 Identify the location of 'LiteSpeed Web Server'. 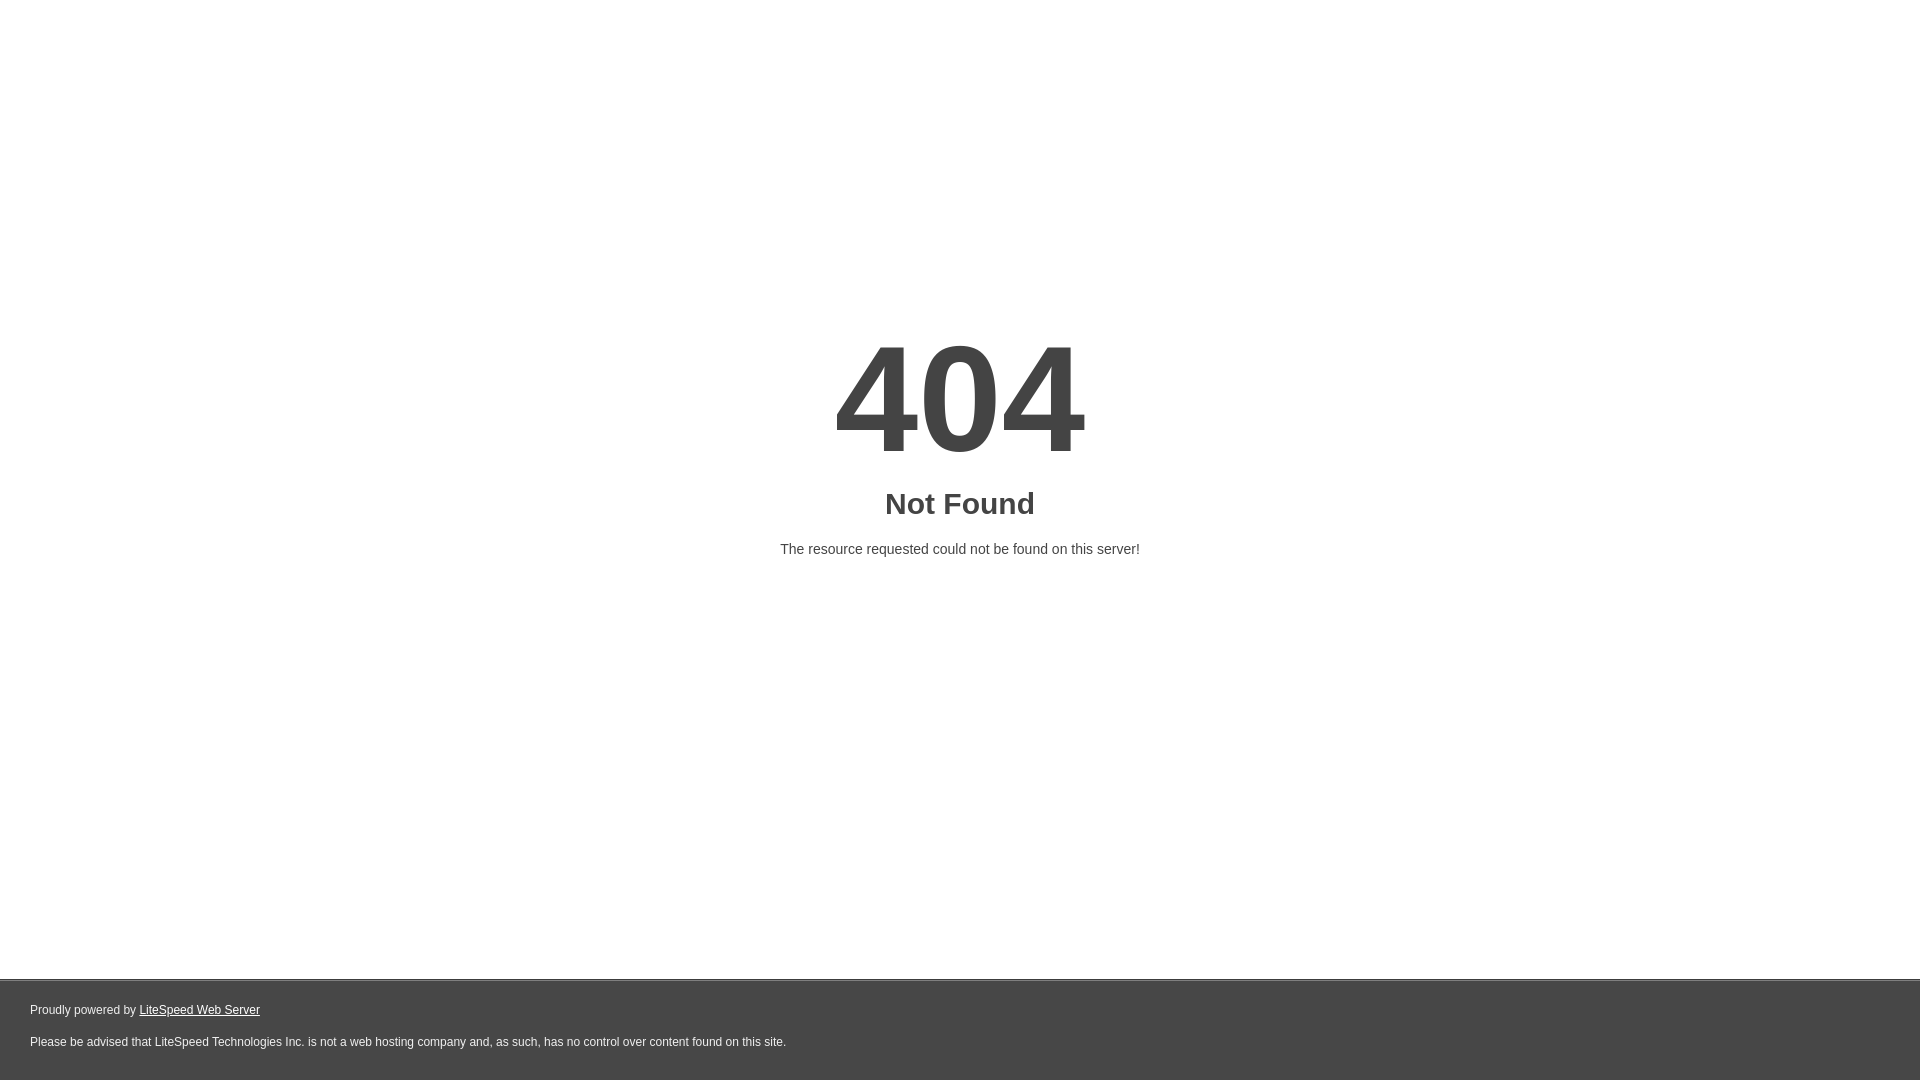
(199, 1010).